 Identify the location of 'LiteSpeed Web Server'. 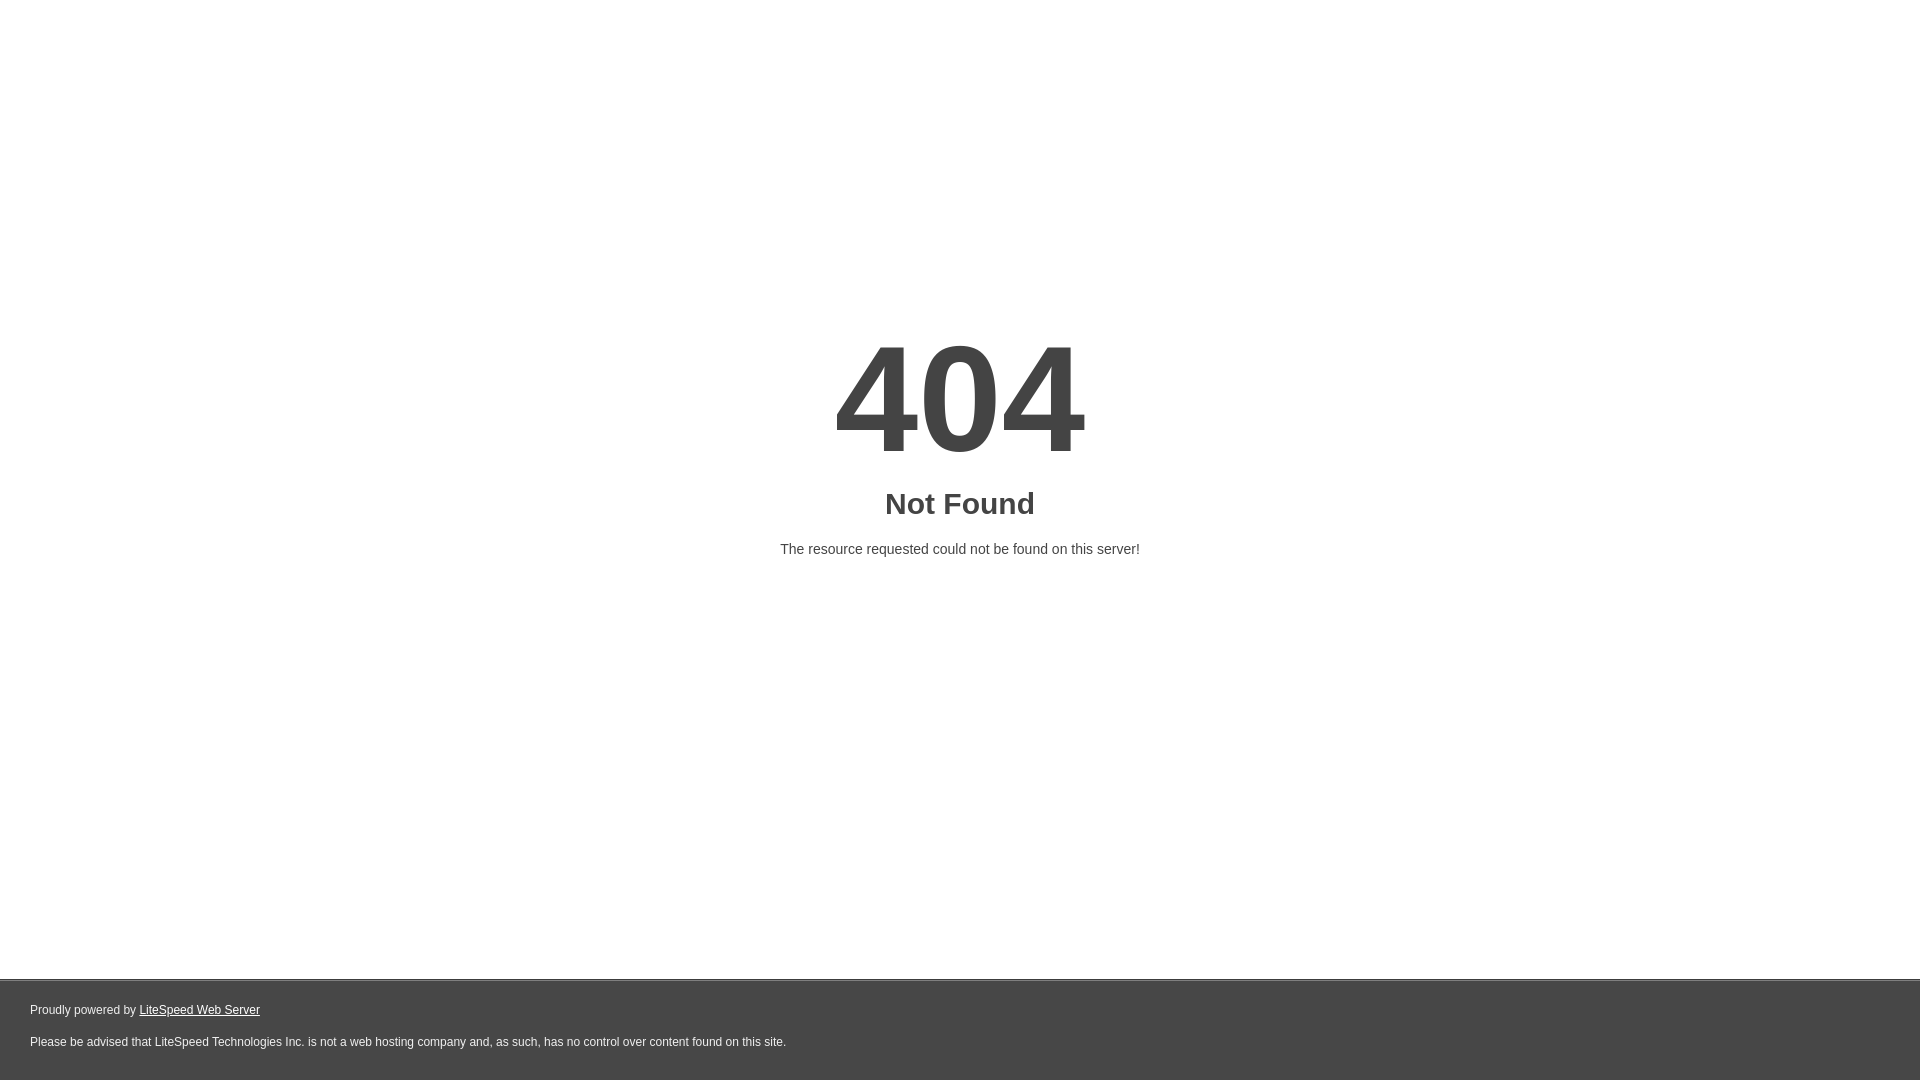
(199, 1010).